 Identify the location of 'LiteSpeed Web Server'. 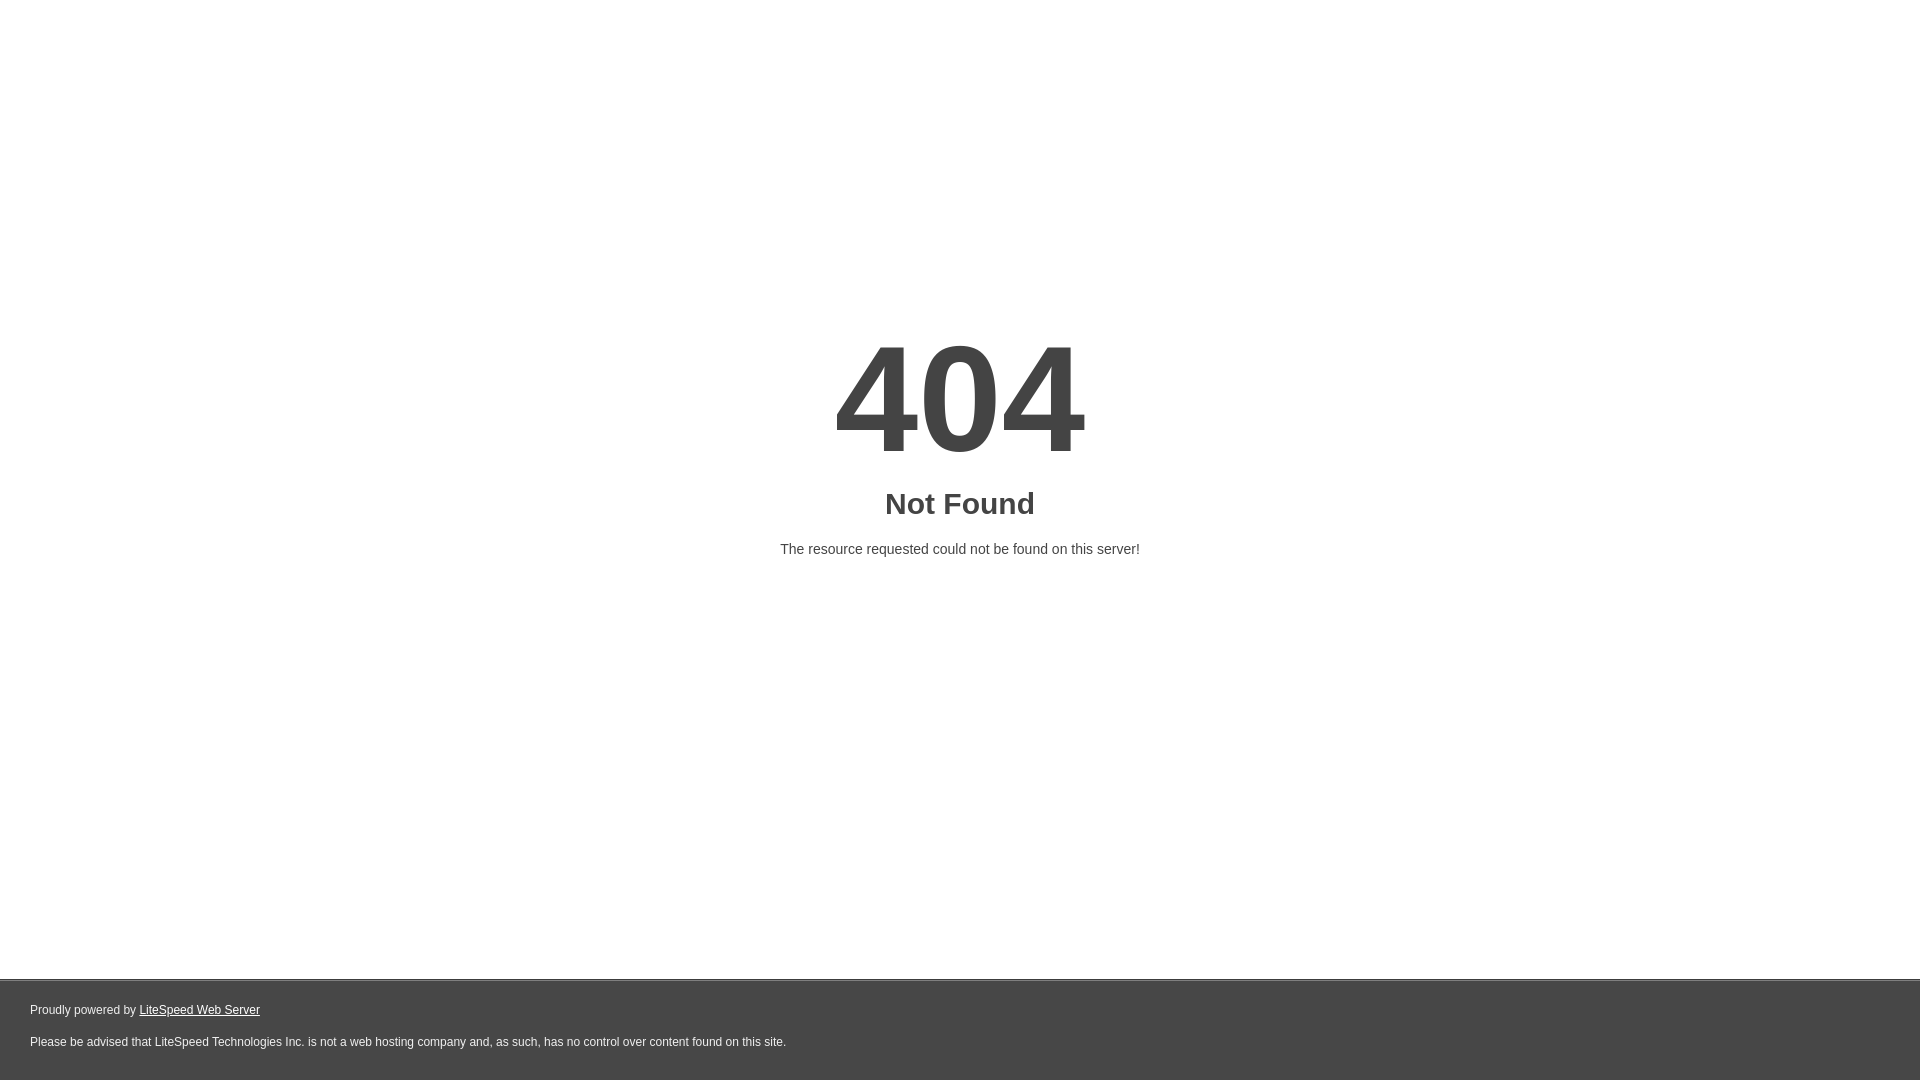
(199, 1010).